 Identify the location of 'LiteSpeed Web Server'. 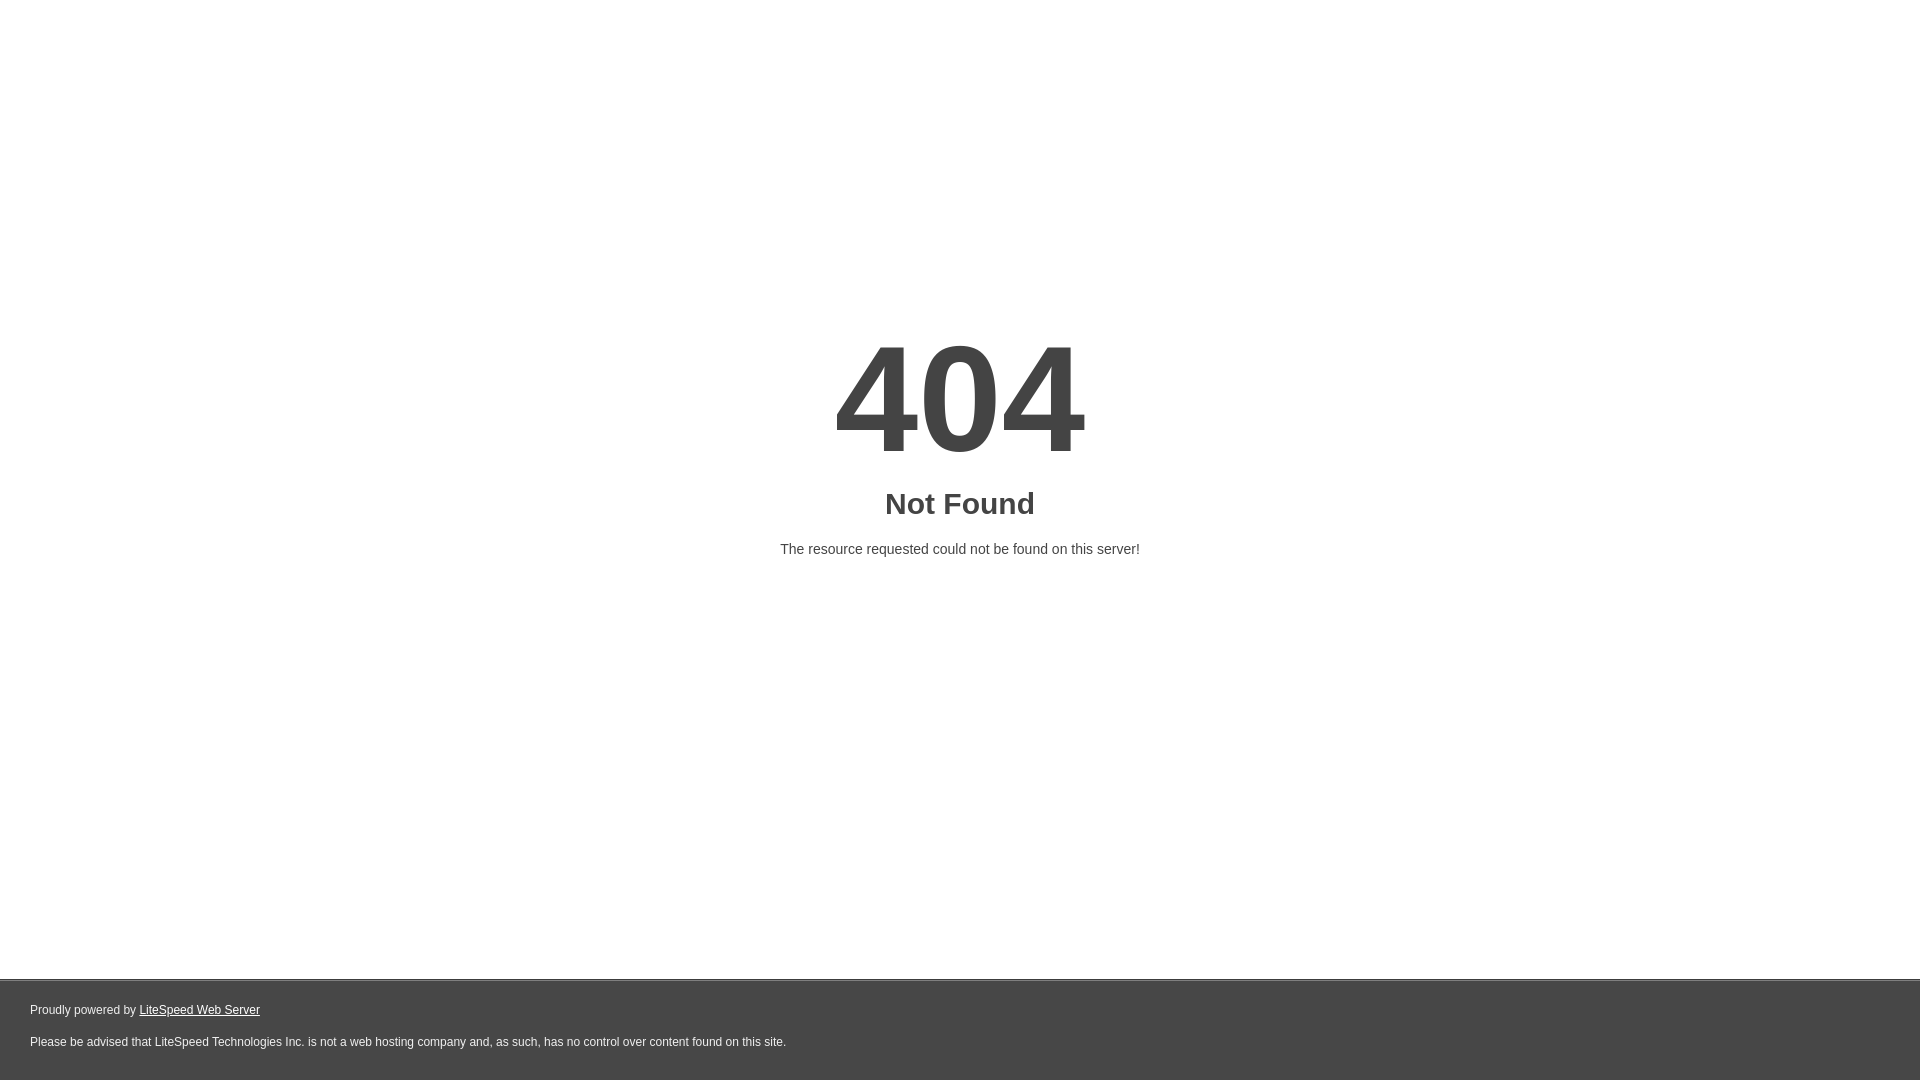
(199, 1010).